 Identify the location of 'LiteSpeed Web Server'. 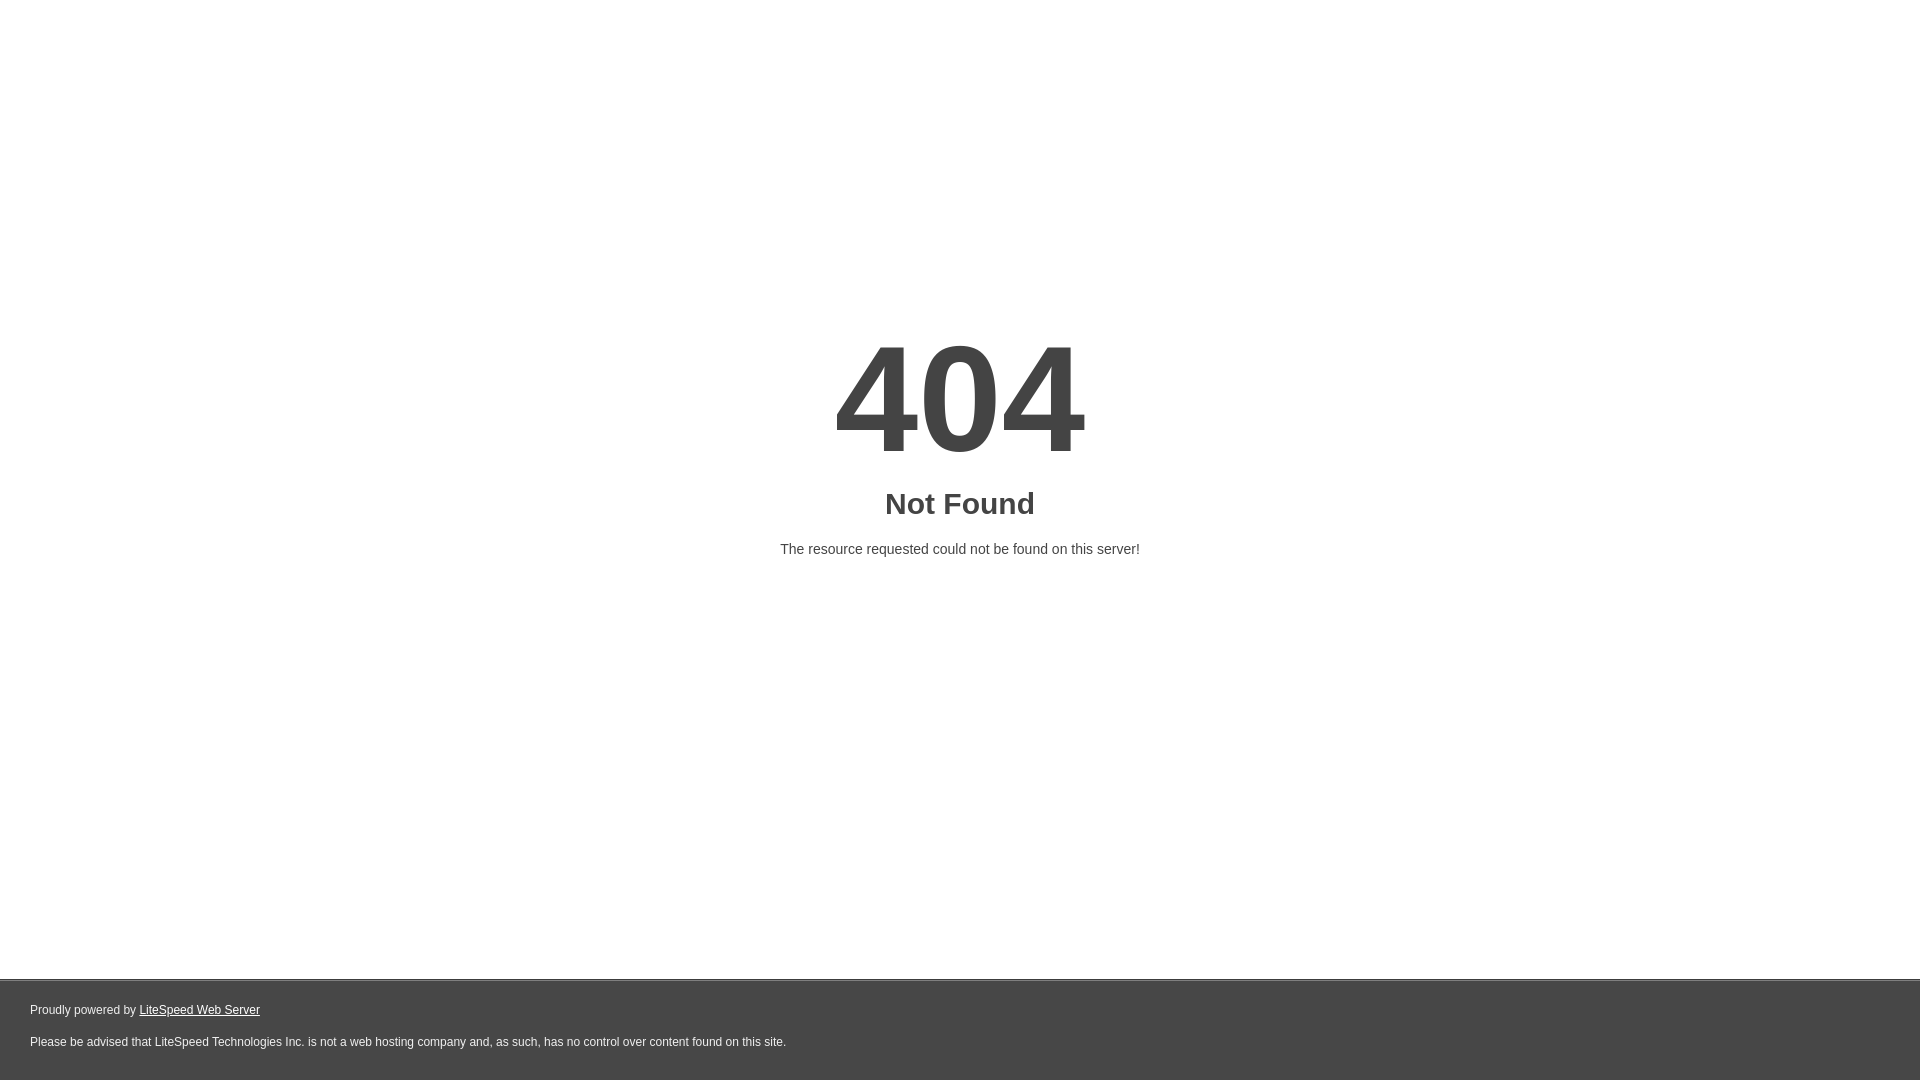
(199, 1010).